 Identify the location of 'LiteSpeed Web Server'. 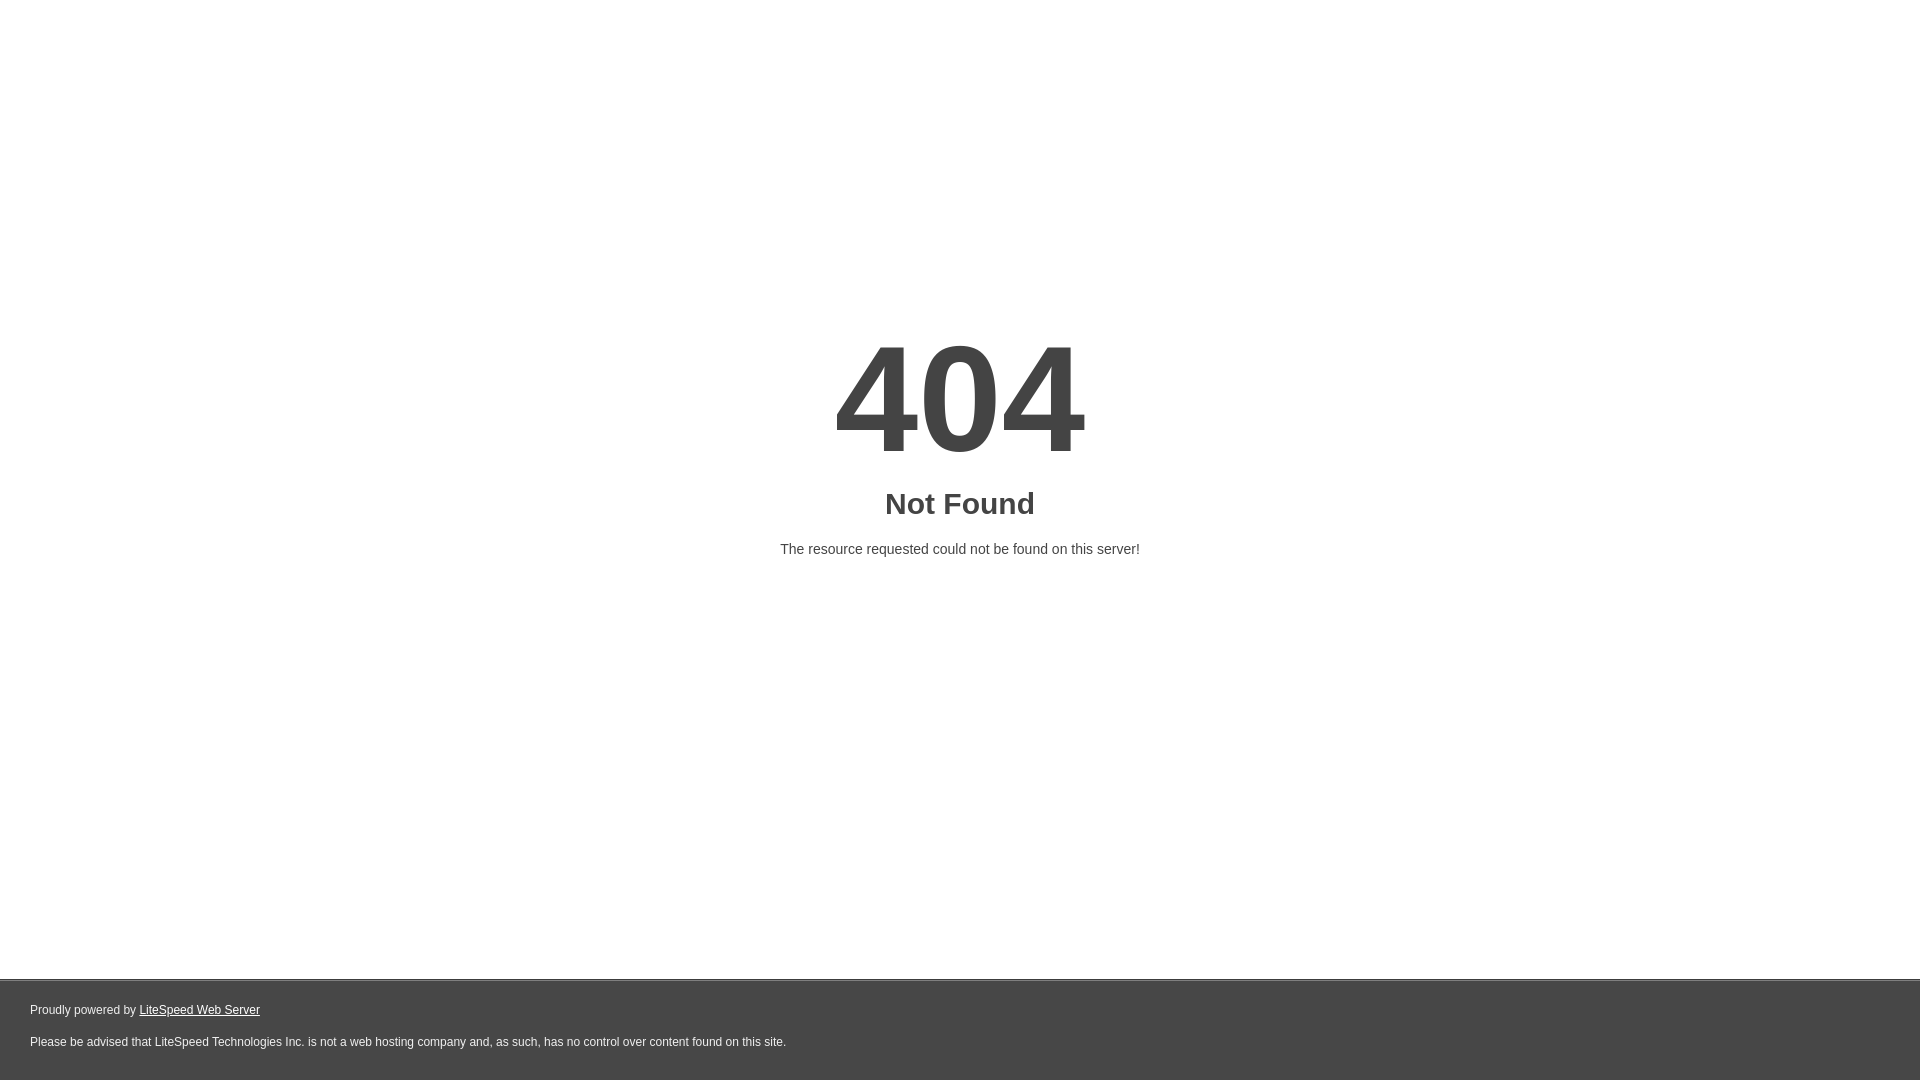
(199, 1010).